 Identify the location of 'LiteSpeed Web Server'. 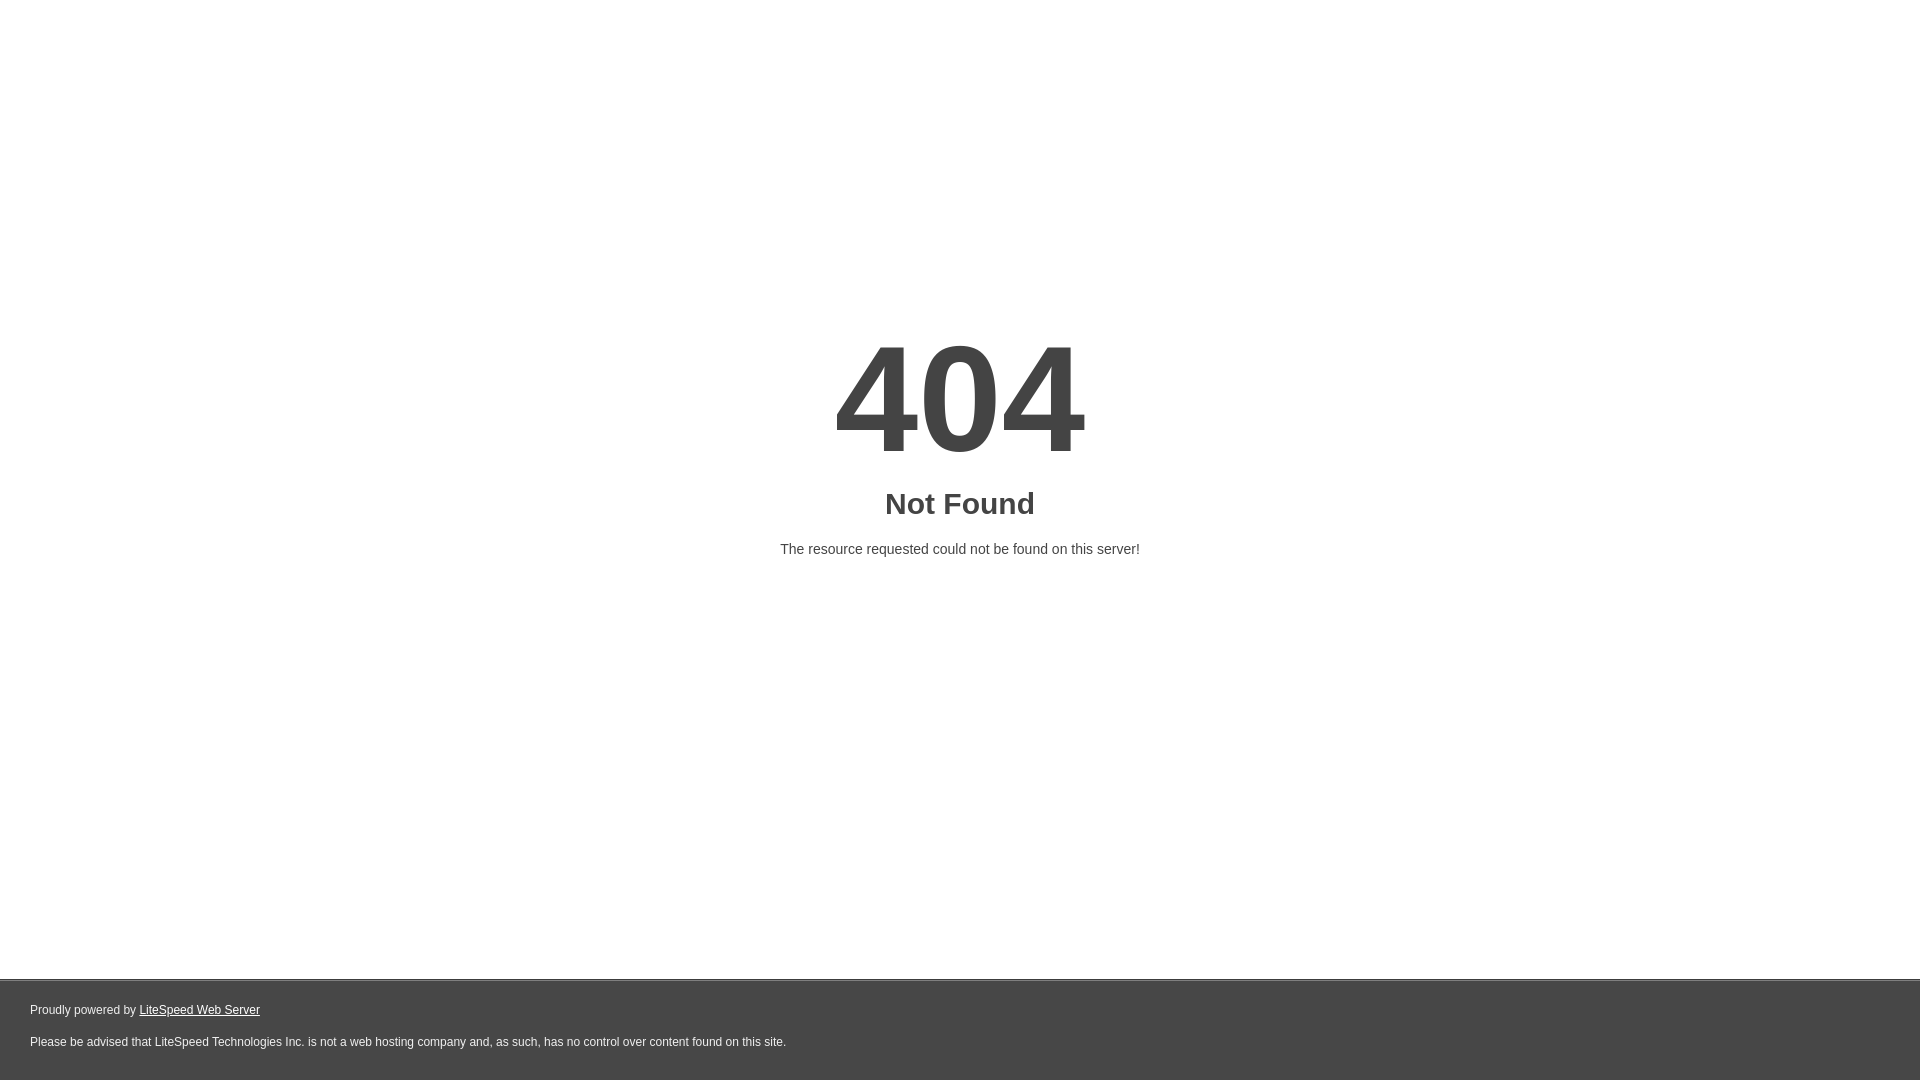
(199, 1010).